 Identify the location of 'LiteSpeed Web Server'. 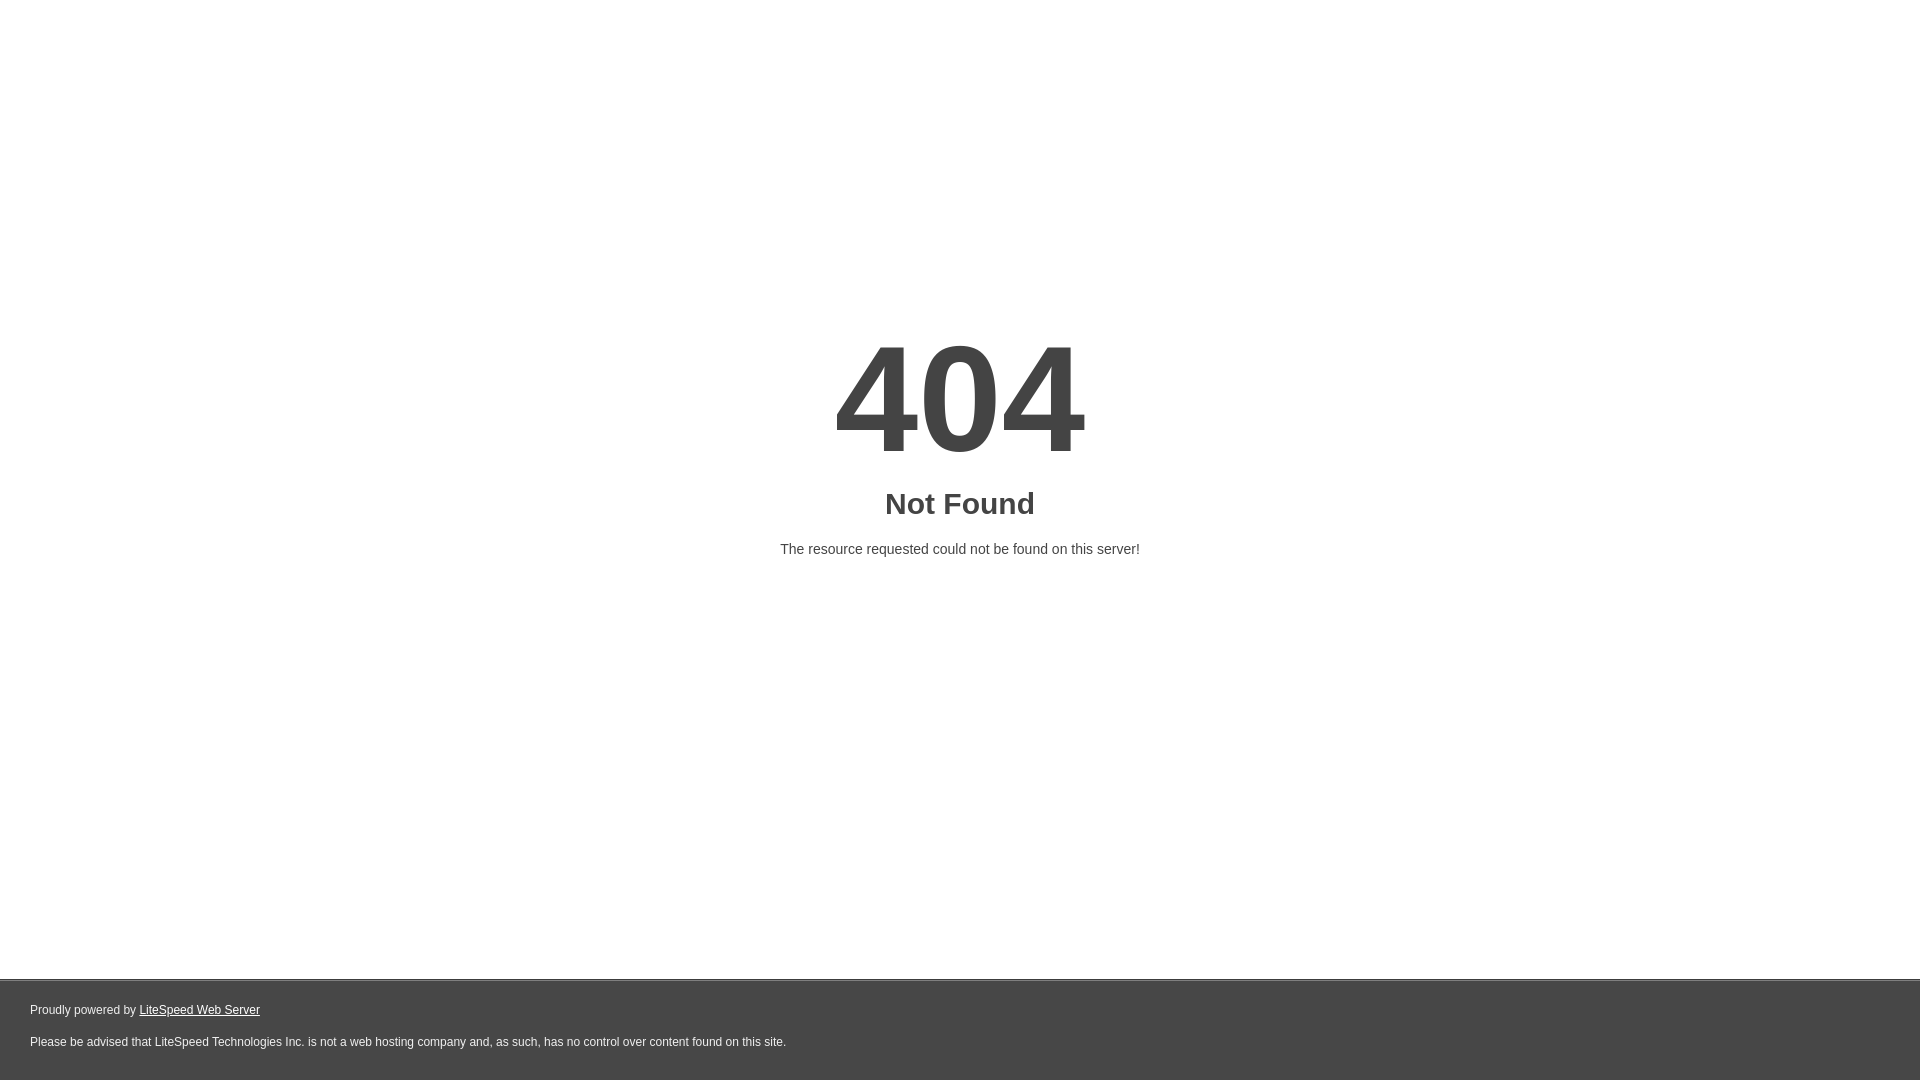
(199, 1010).